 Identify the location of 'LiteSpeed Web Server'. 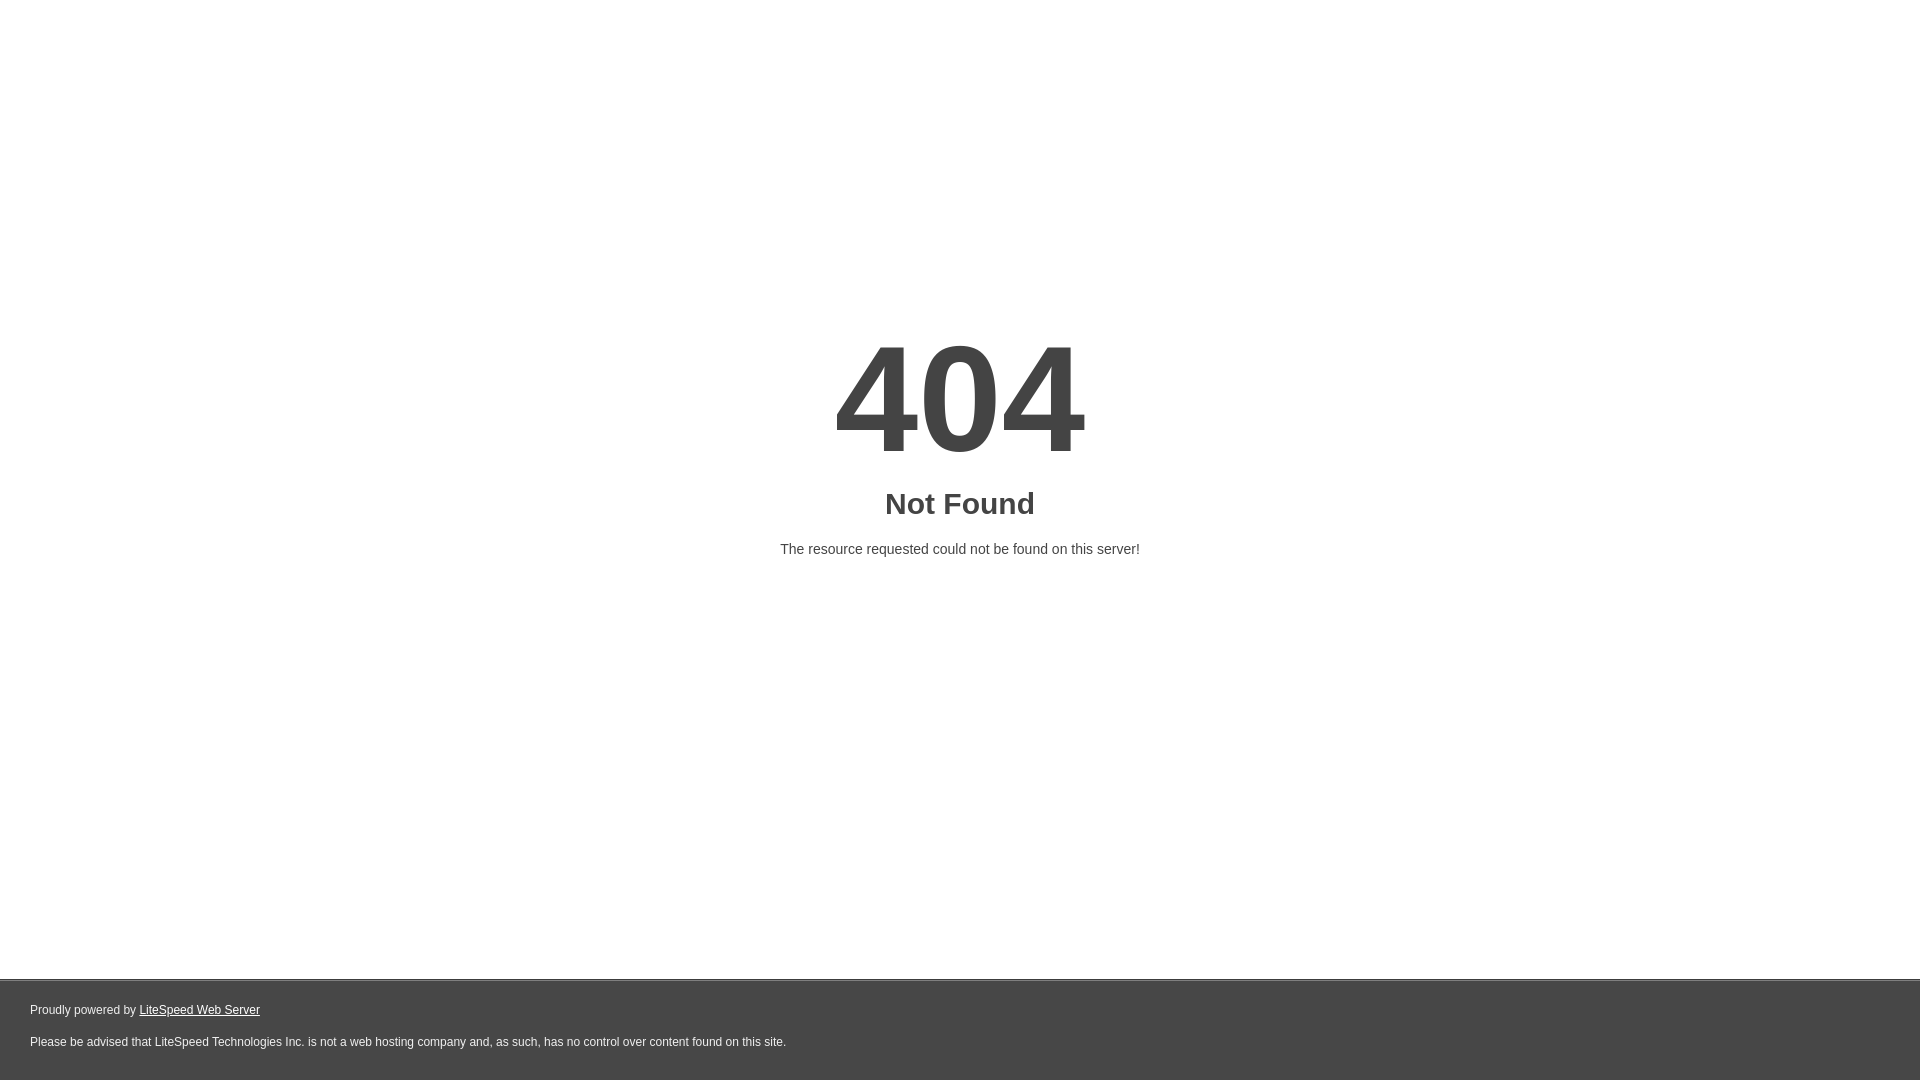
(199, 1010).